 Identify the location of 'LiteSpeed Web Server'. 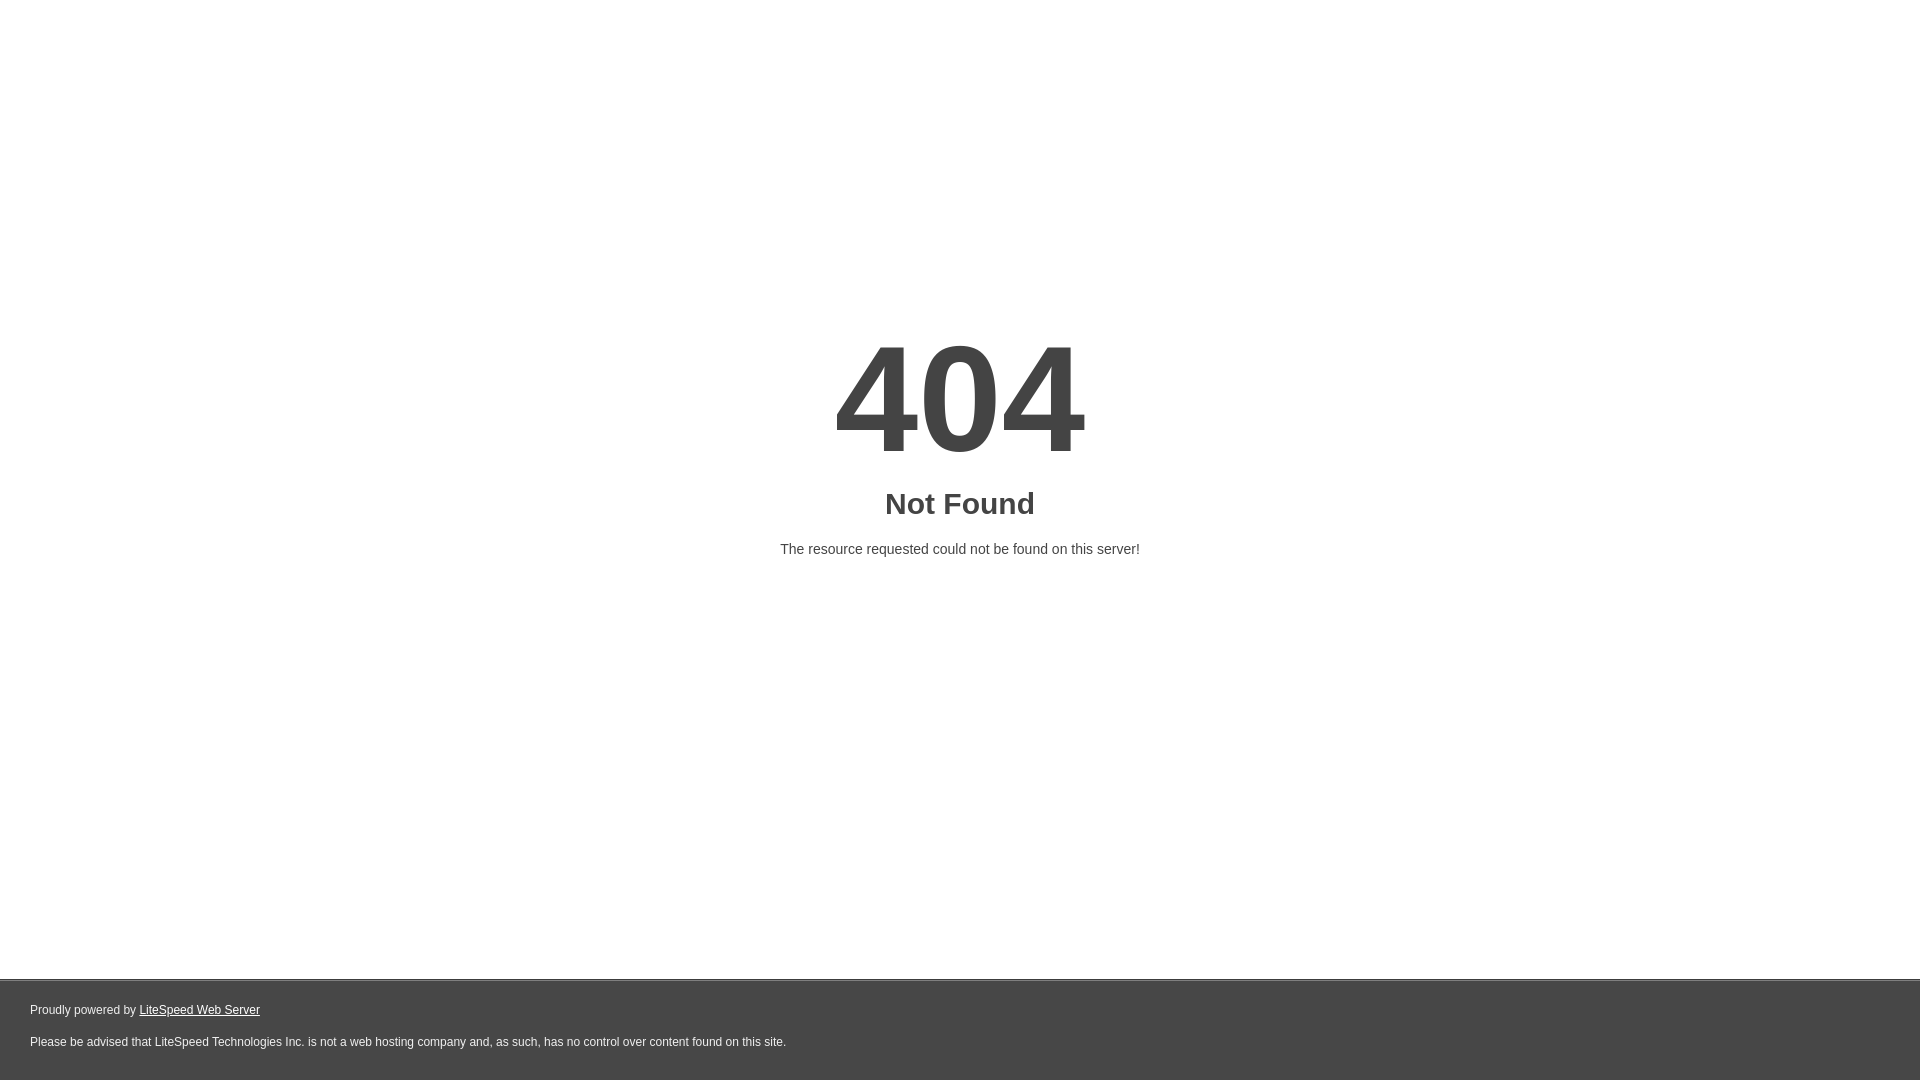
(199, 1010).